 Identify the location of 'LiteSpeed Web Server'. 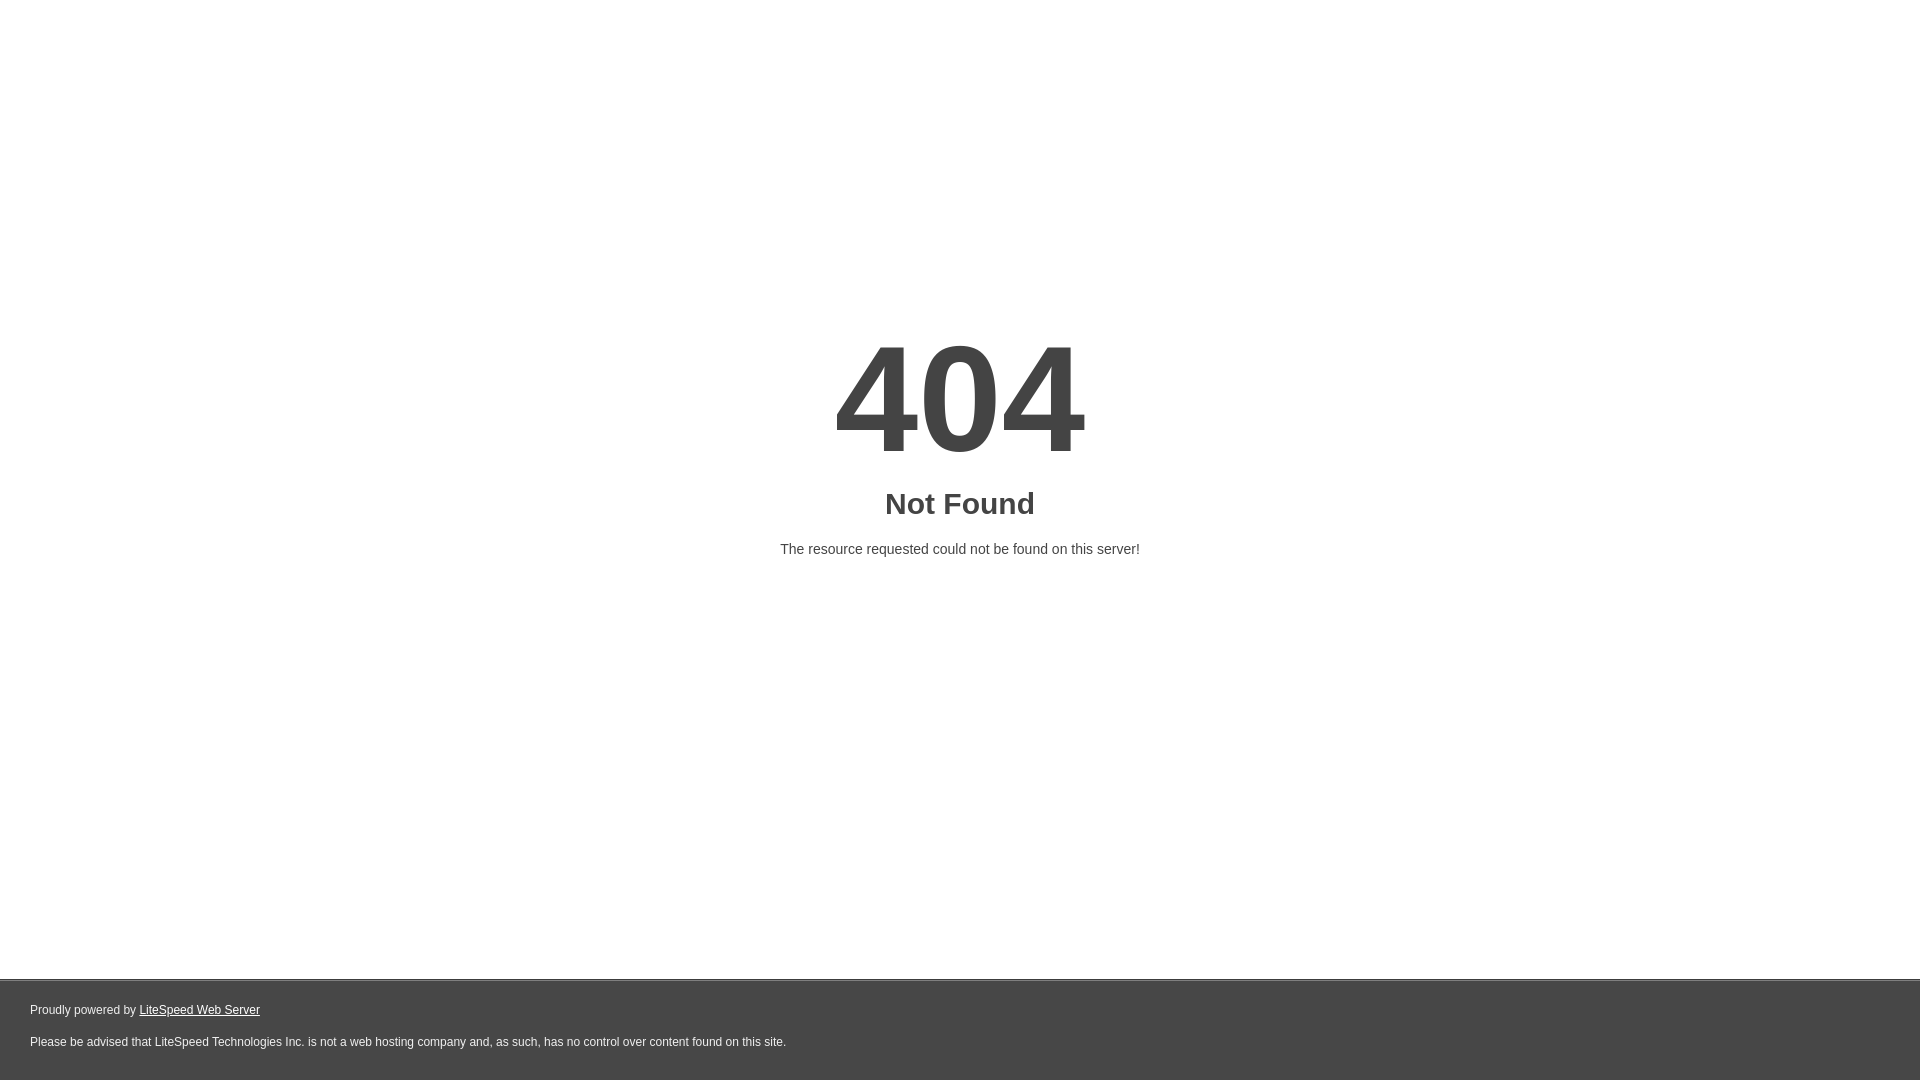
(199, 1010).